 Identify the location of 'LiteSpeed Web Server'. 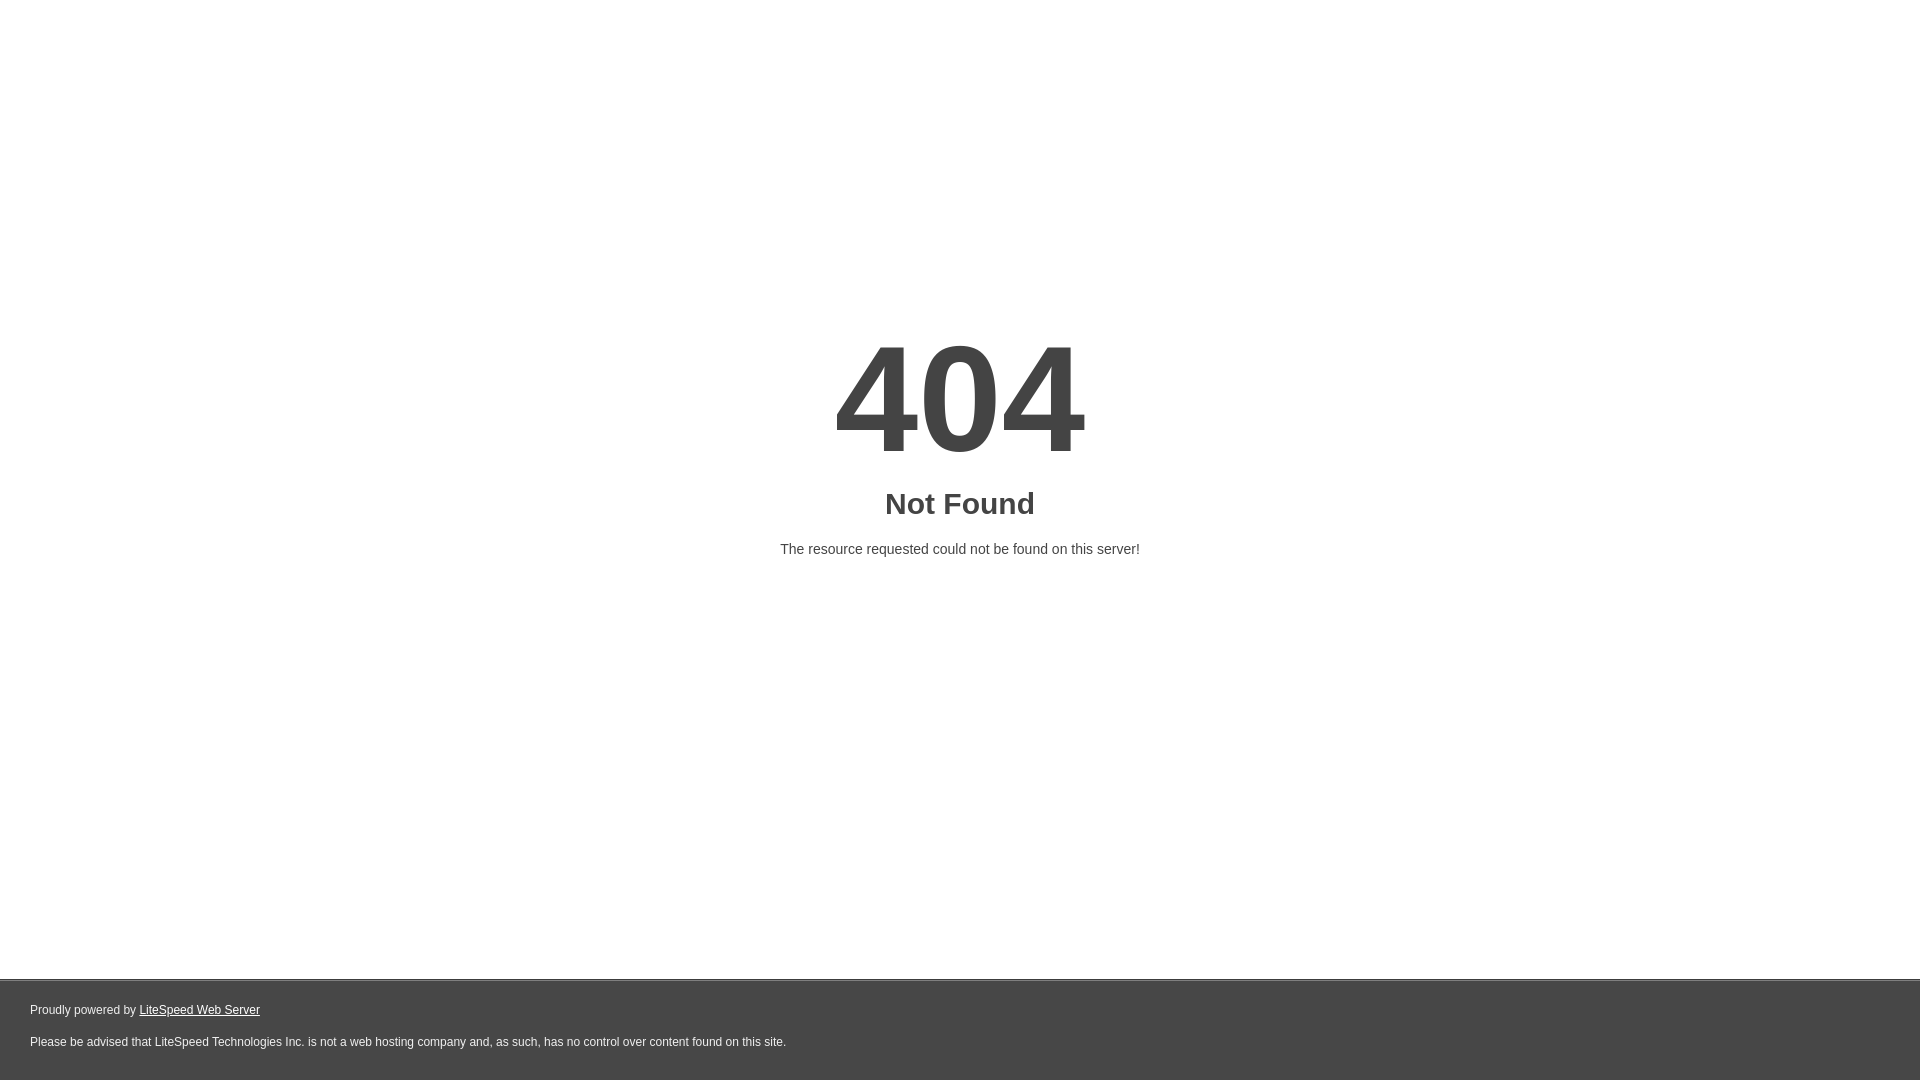
(199, 1010).